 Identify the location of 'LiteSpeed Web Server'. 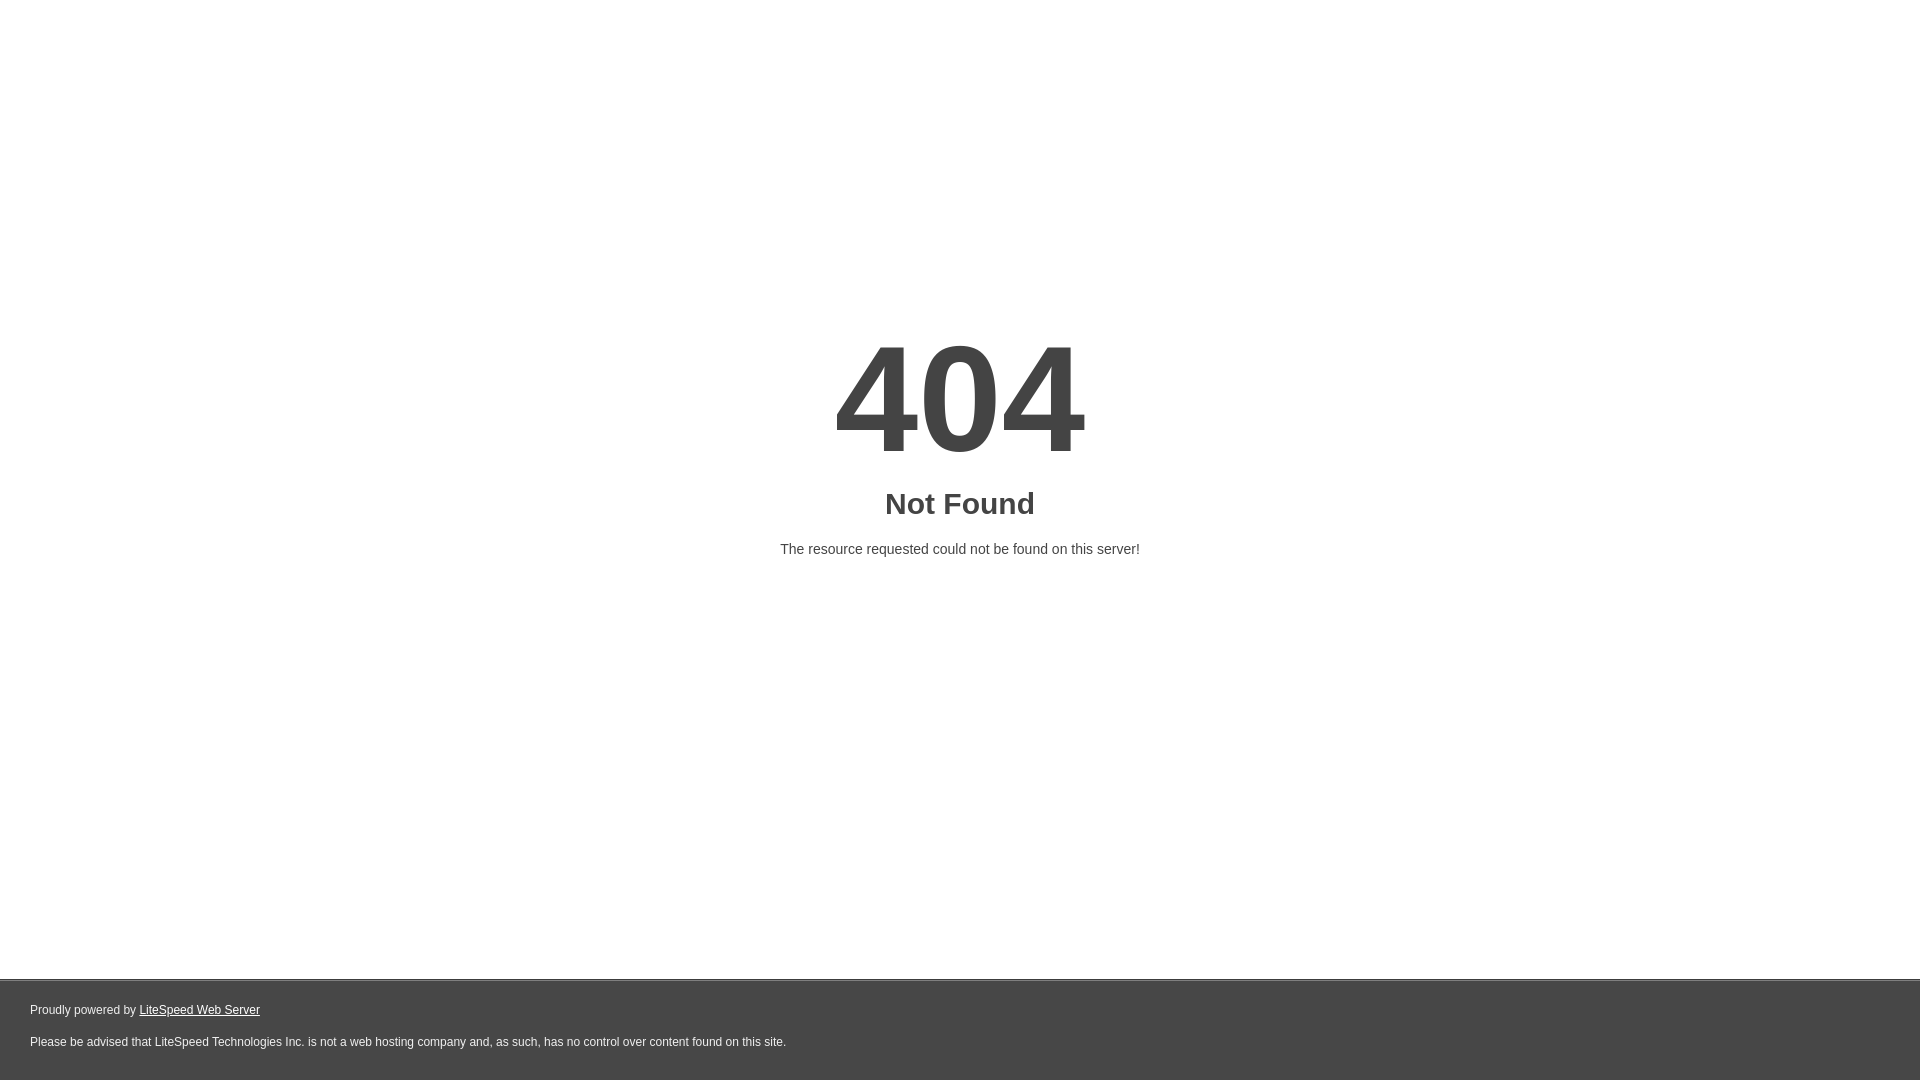
(199, 1010).